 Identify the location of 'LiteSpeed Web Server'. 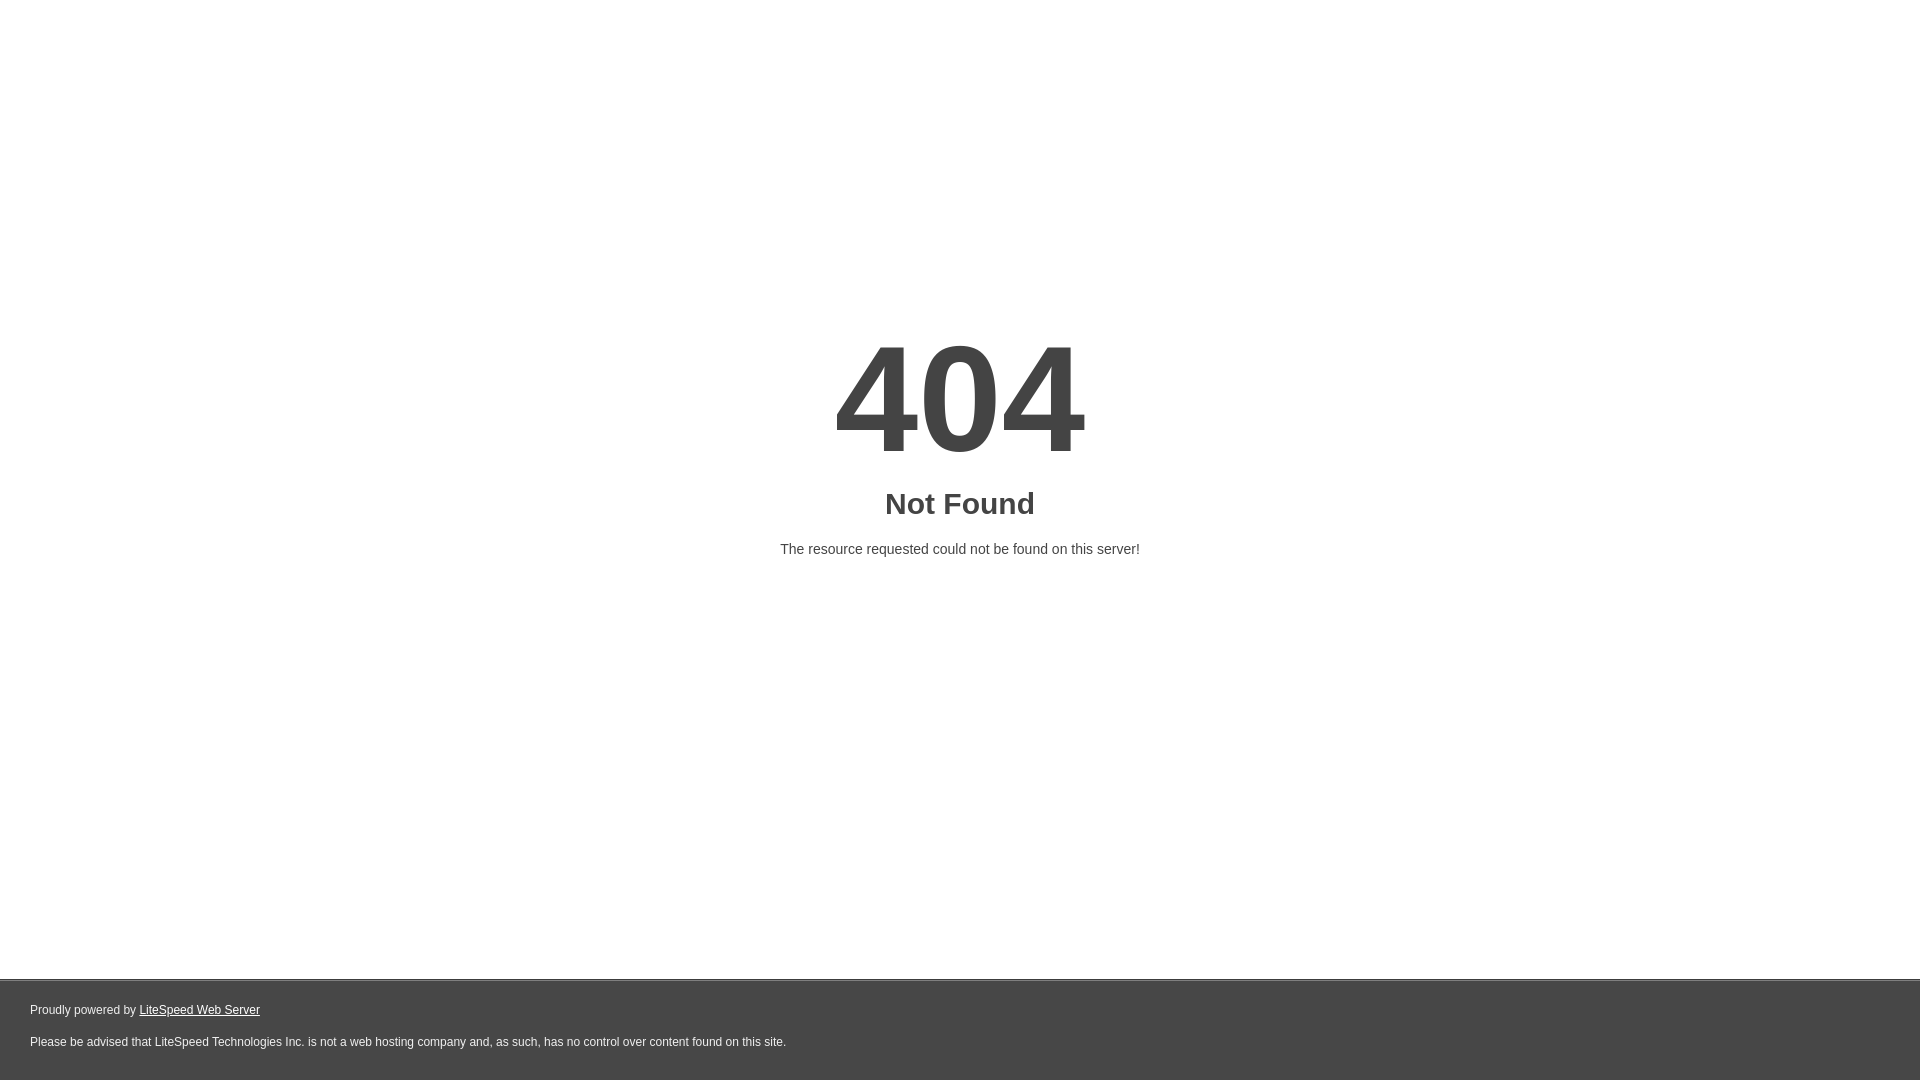
(199, 1010).